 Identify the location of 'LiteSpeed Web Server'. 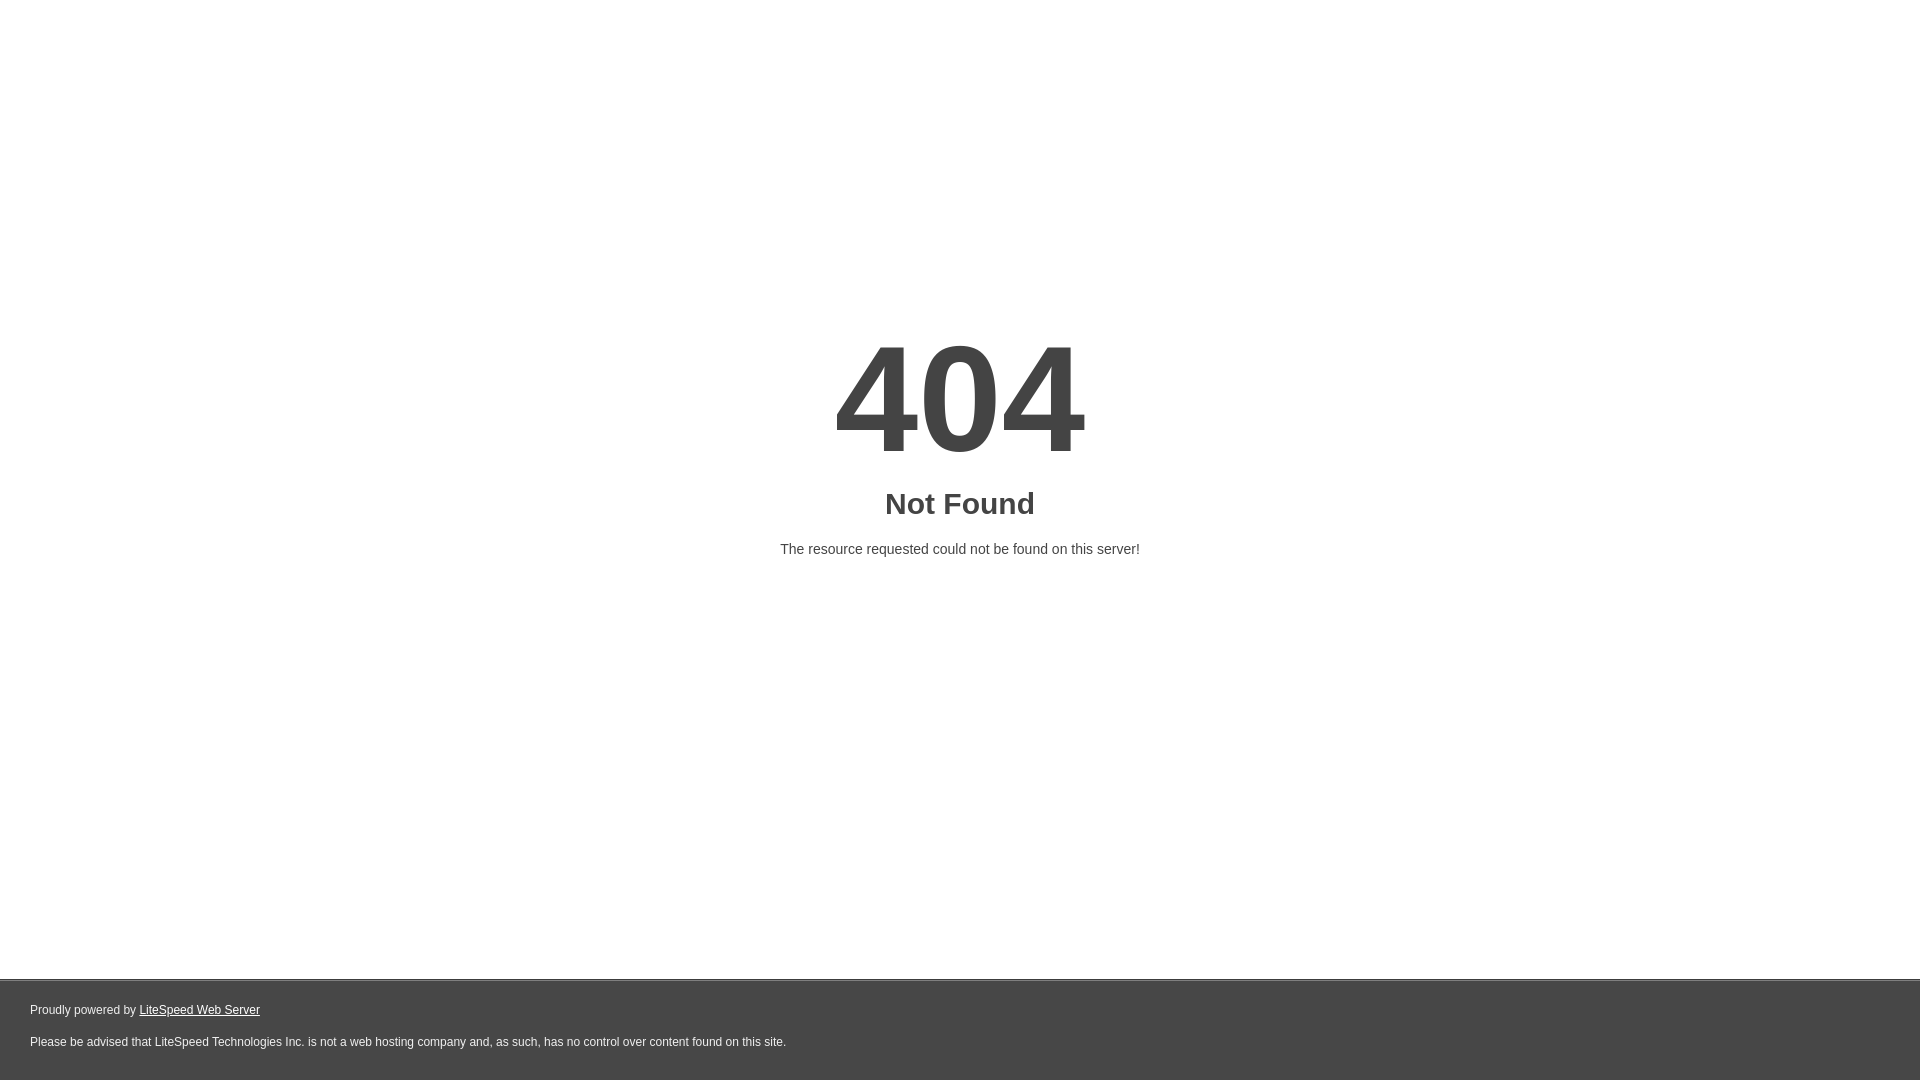
(199, 1010).